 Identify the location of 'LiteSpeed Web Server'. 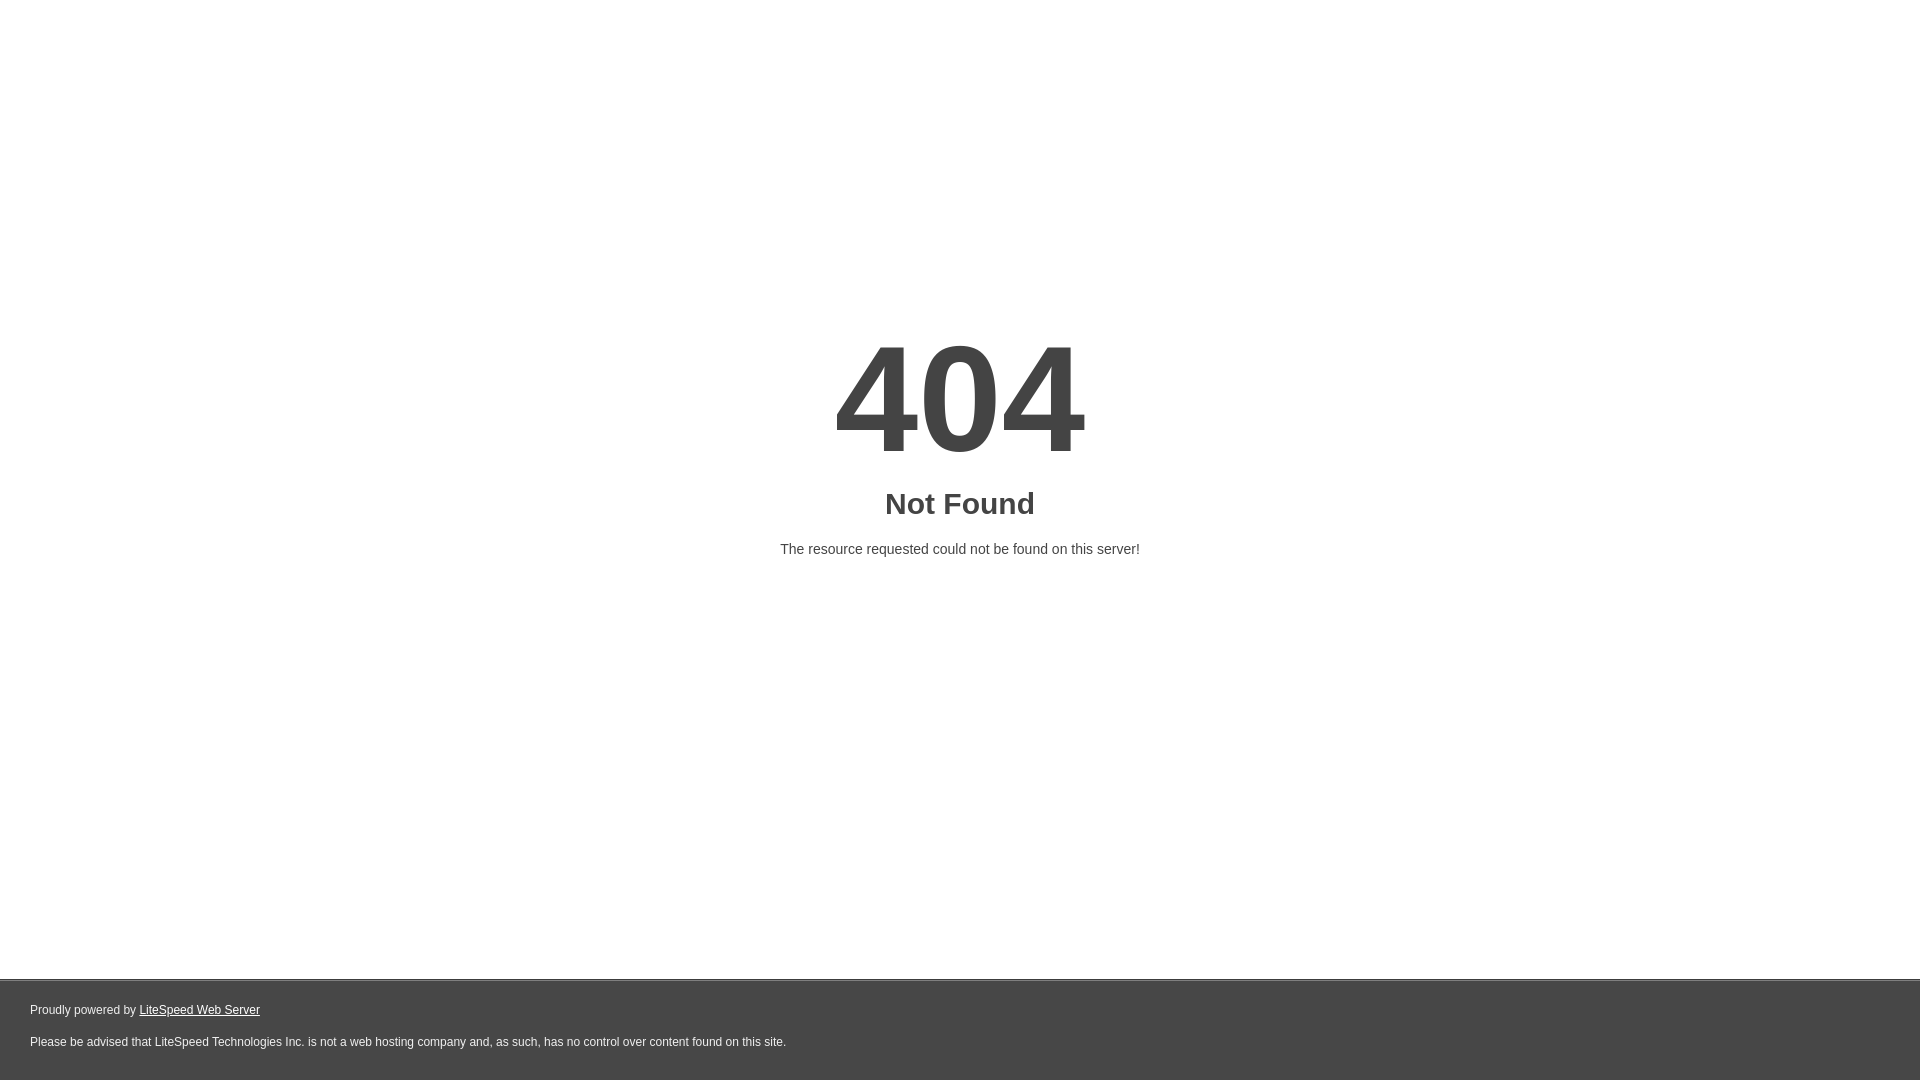
(199, 1010).